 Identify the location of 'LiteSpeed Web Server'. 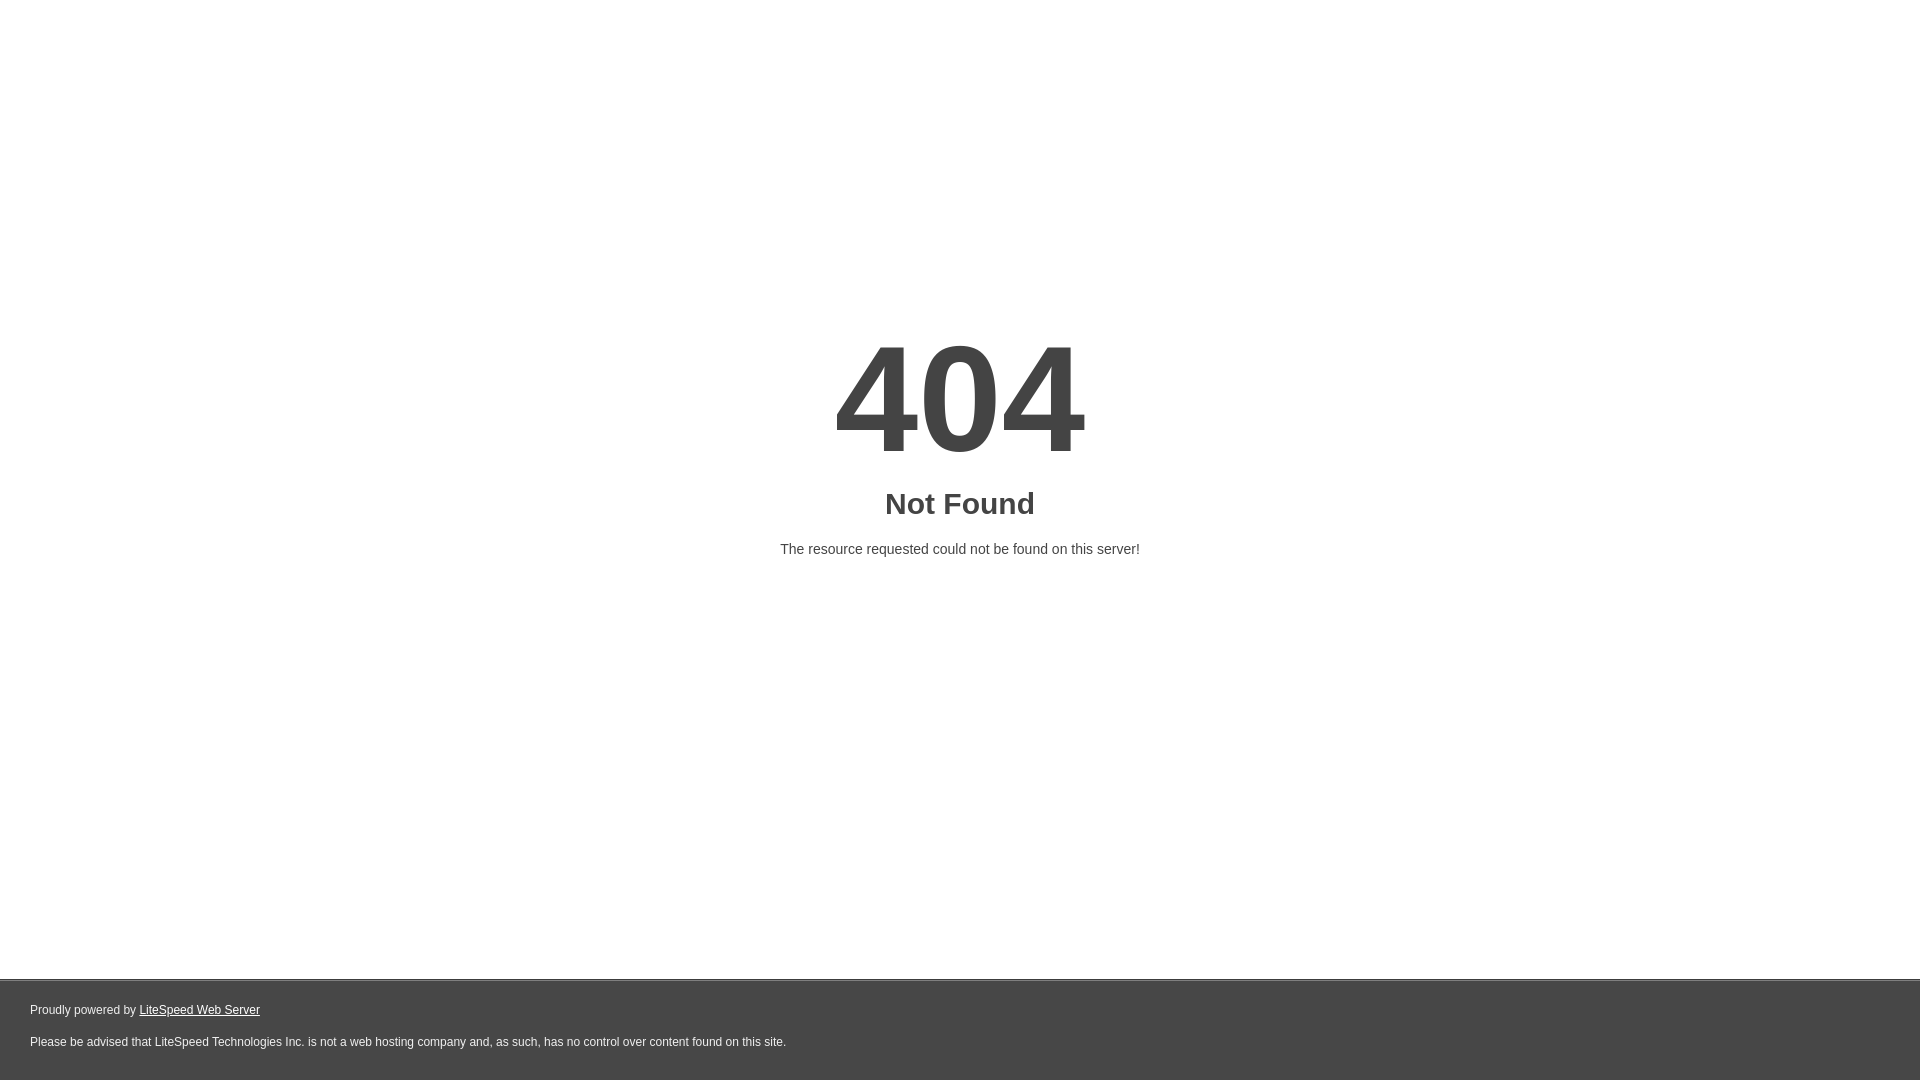
(199, 1010).